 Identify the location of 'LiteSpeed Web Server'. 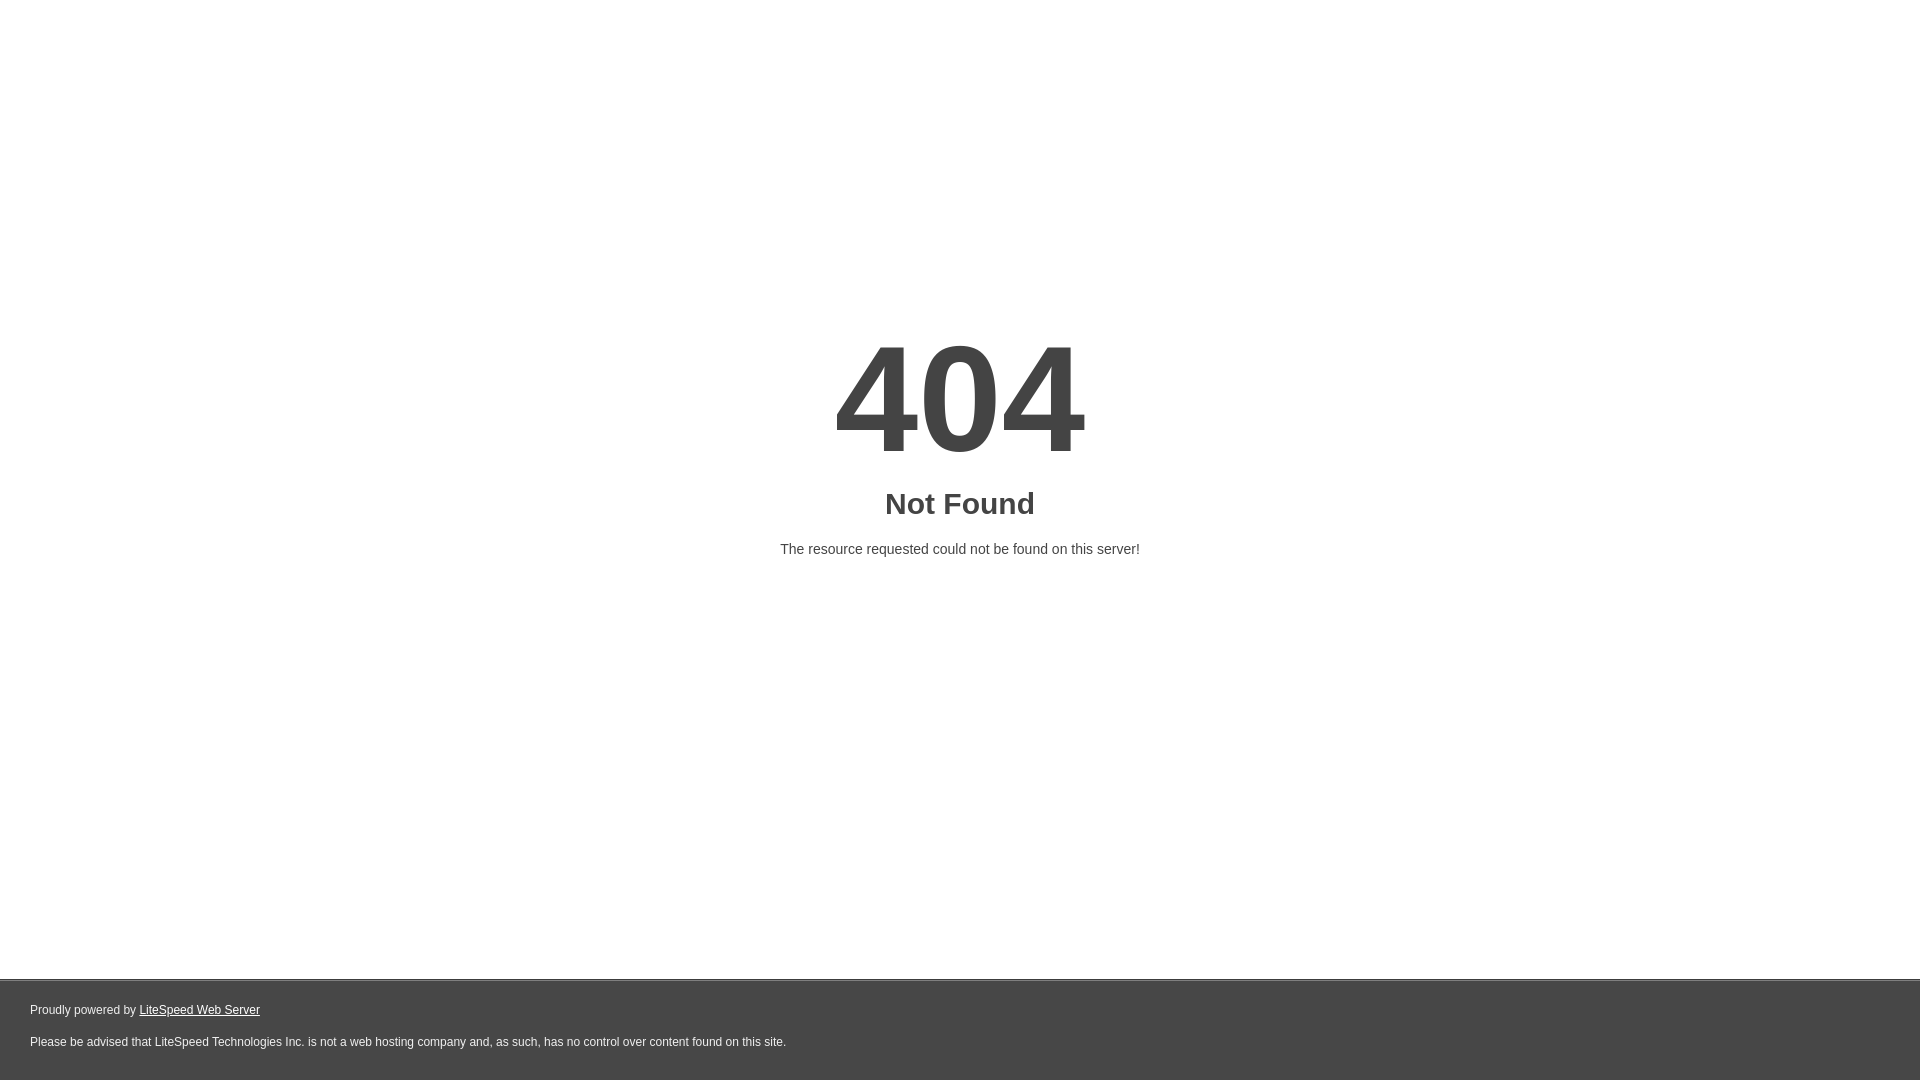
(199, 1010).